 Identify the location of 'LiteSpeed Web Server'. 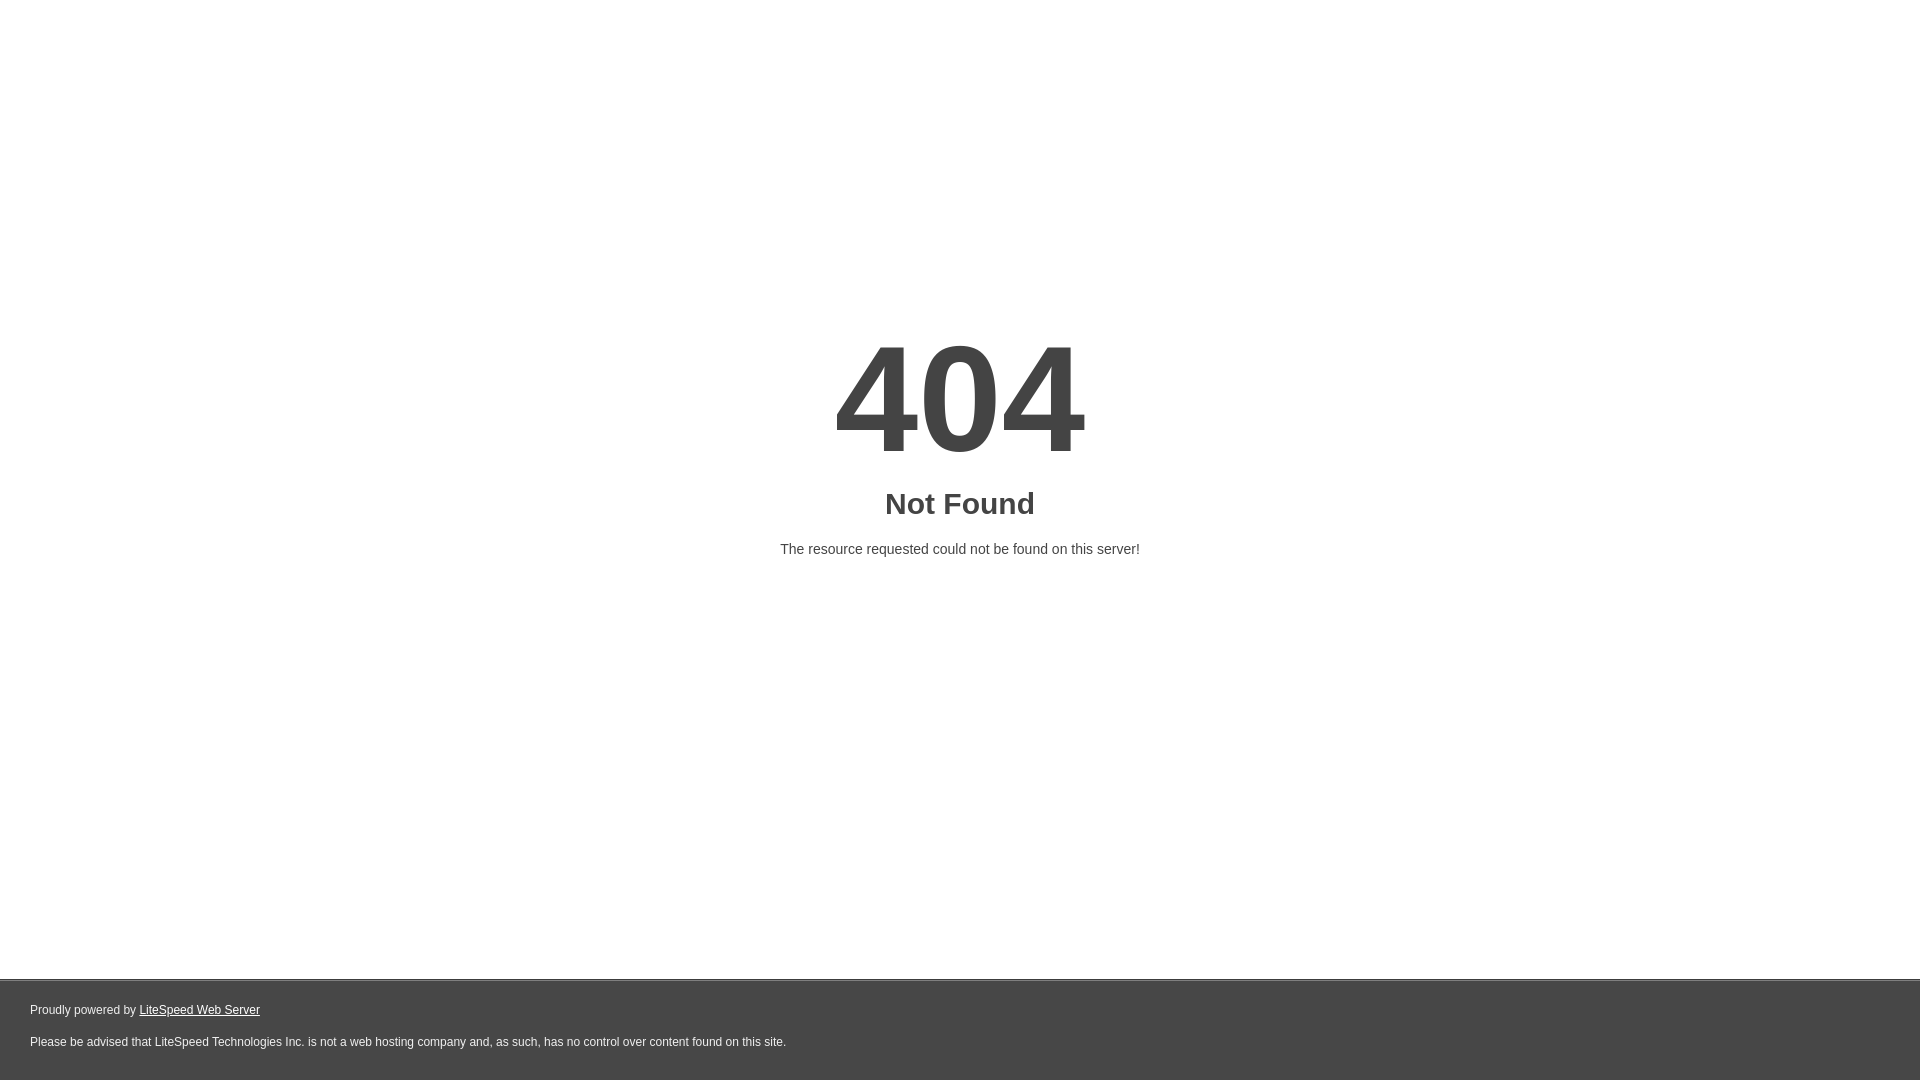
(199, 1010).